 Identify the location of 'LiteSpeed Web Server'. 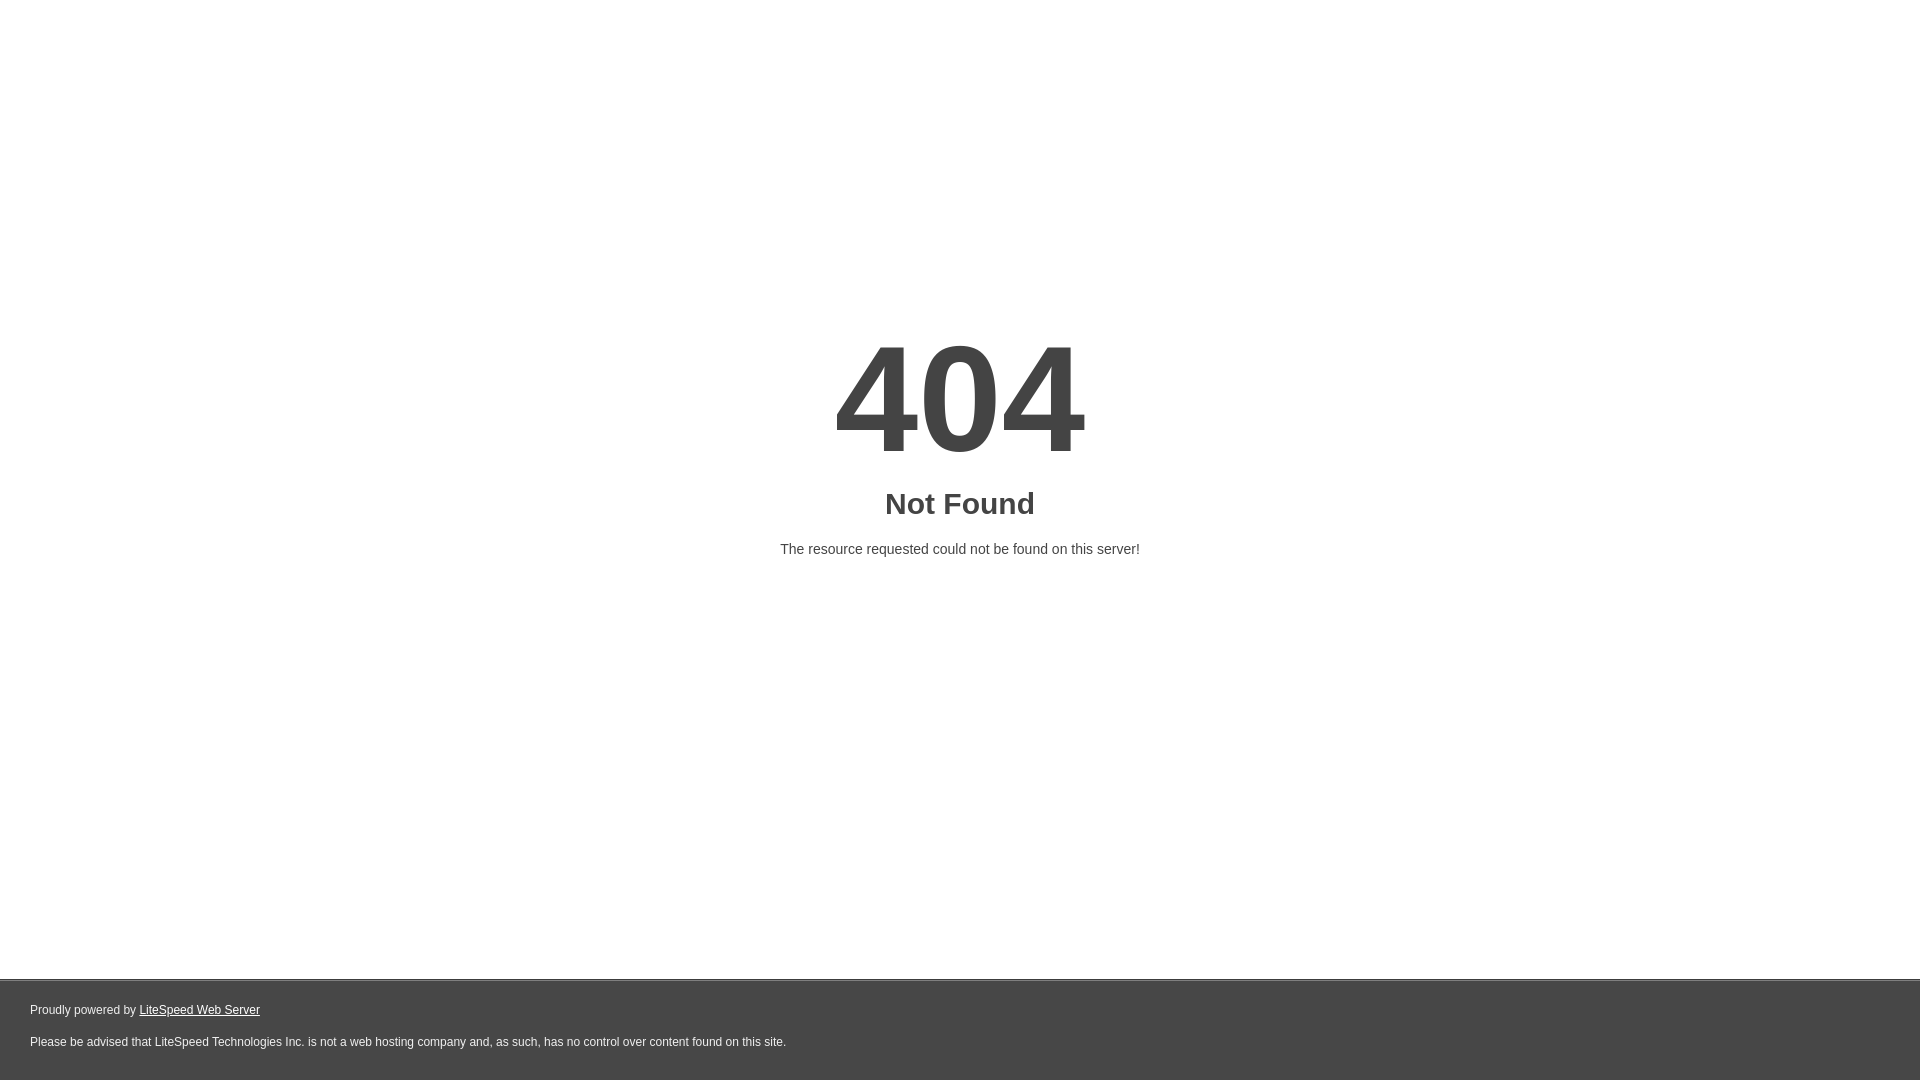
(199, 1010).